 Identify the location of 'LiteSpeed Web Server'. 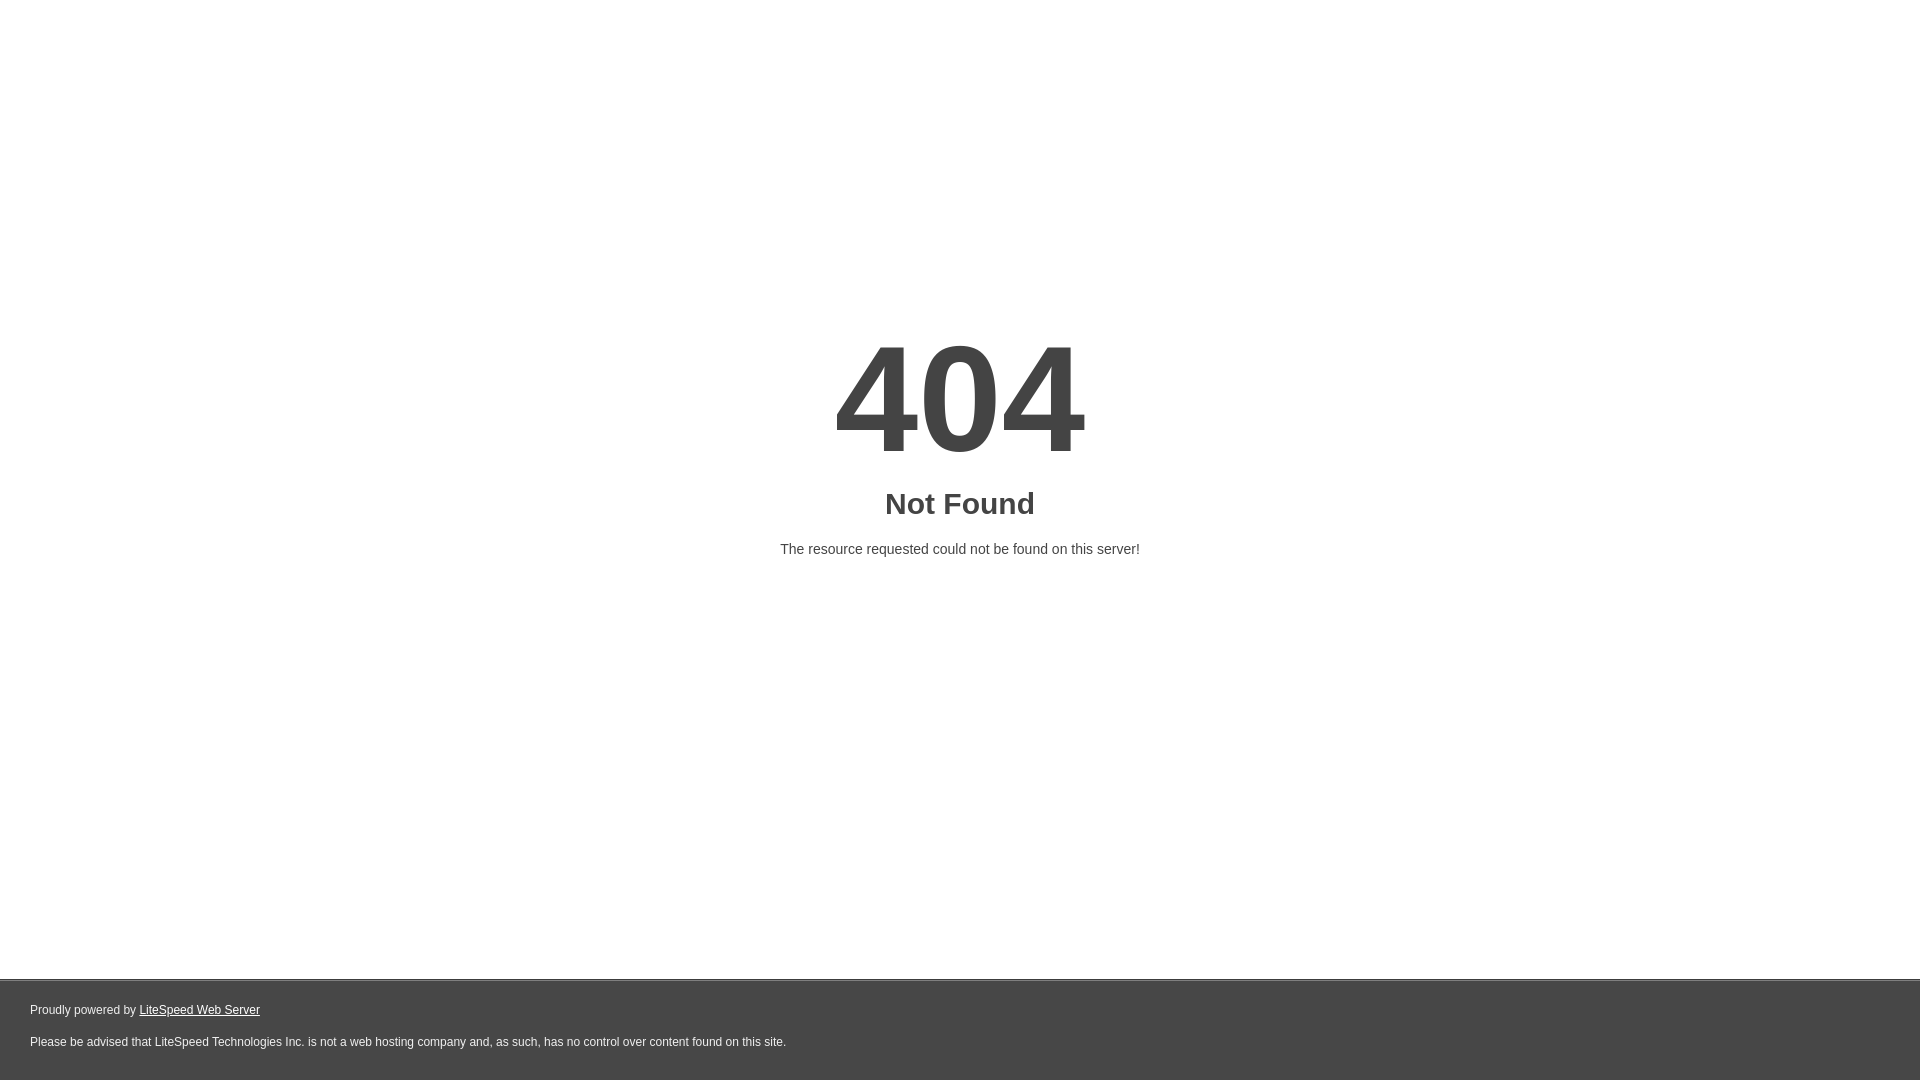
(199, 1010).